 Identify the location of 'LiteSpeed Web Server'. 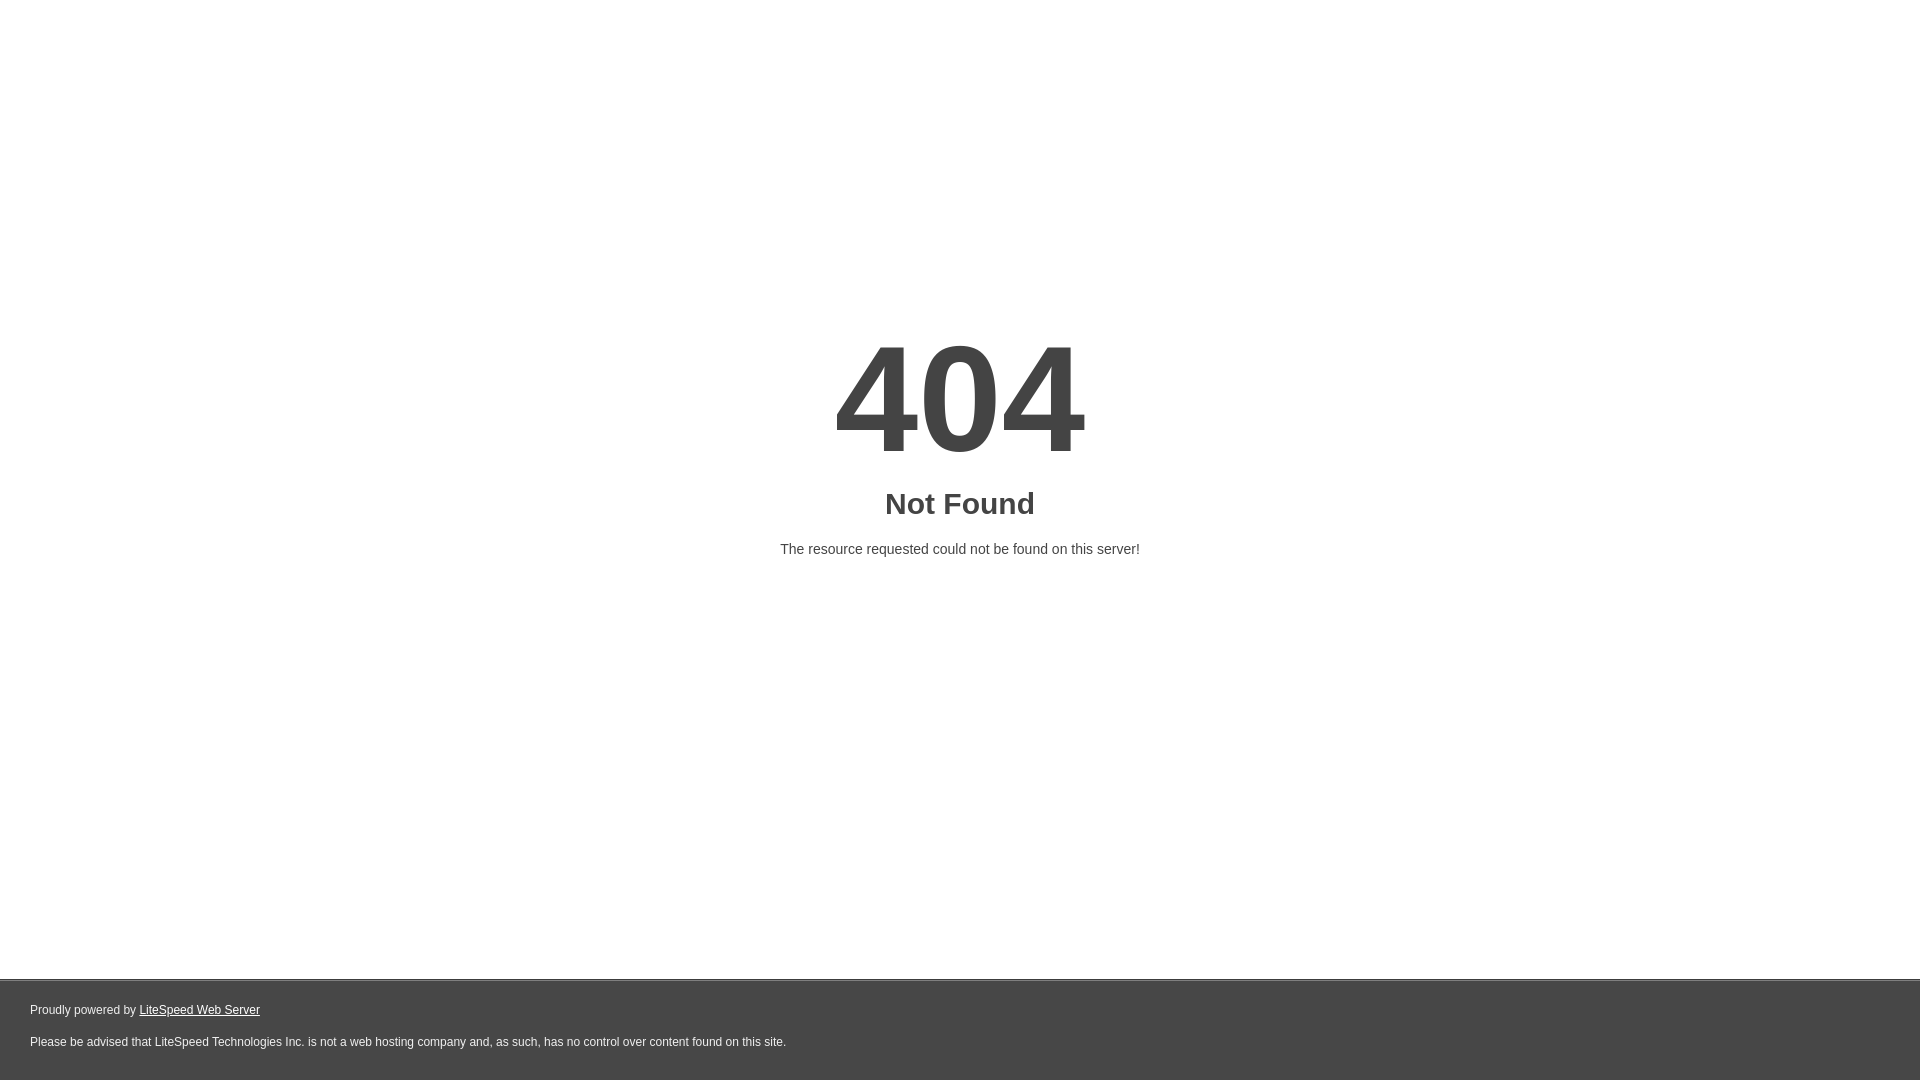
(199, 1010).